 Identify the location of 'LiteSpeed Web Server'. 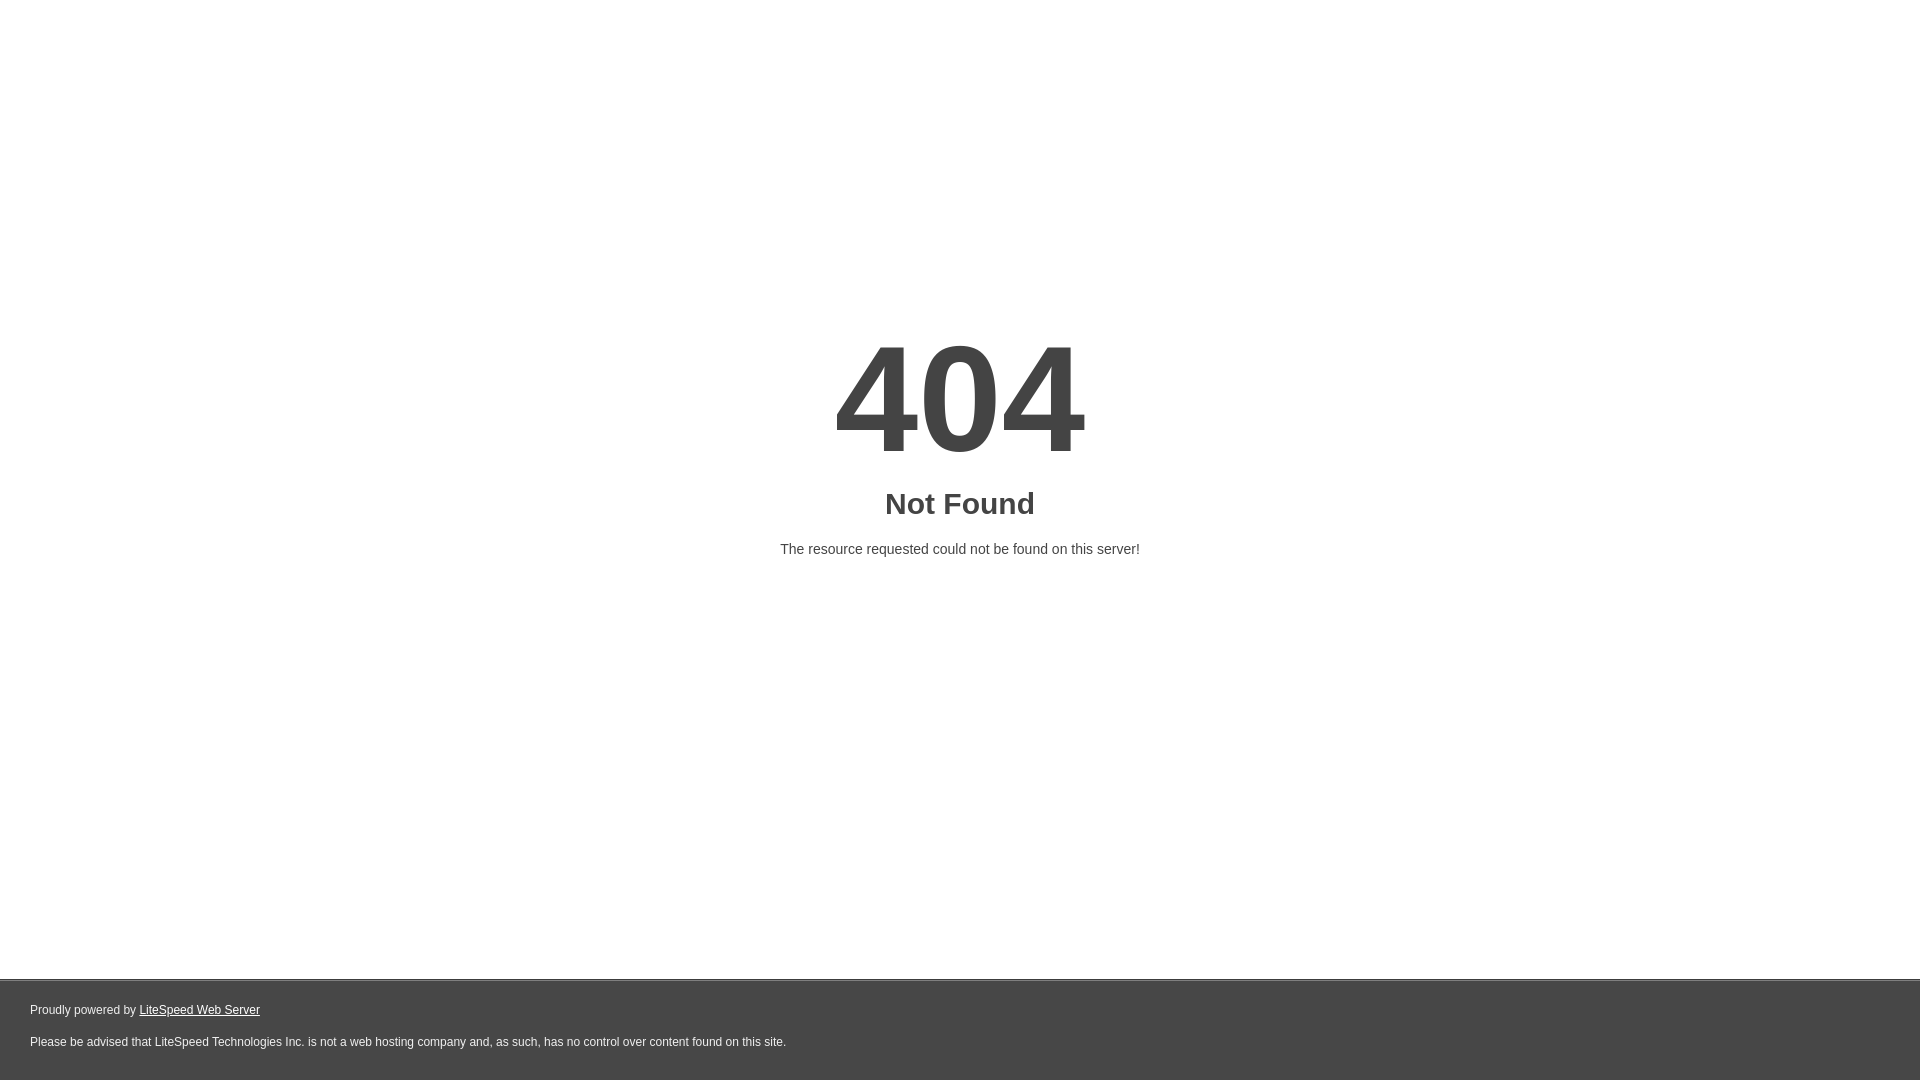
(199, 1010).